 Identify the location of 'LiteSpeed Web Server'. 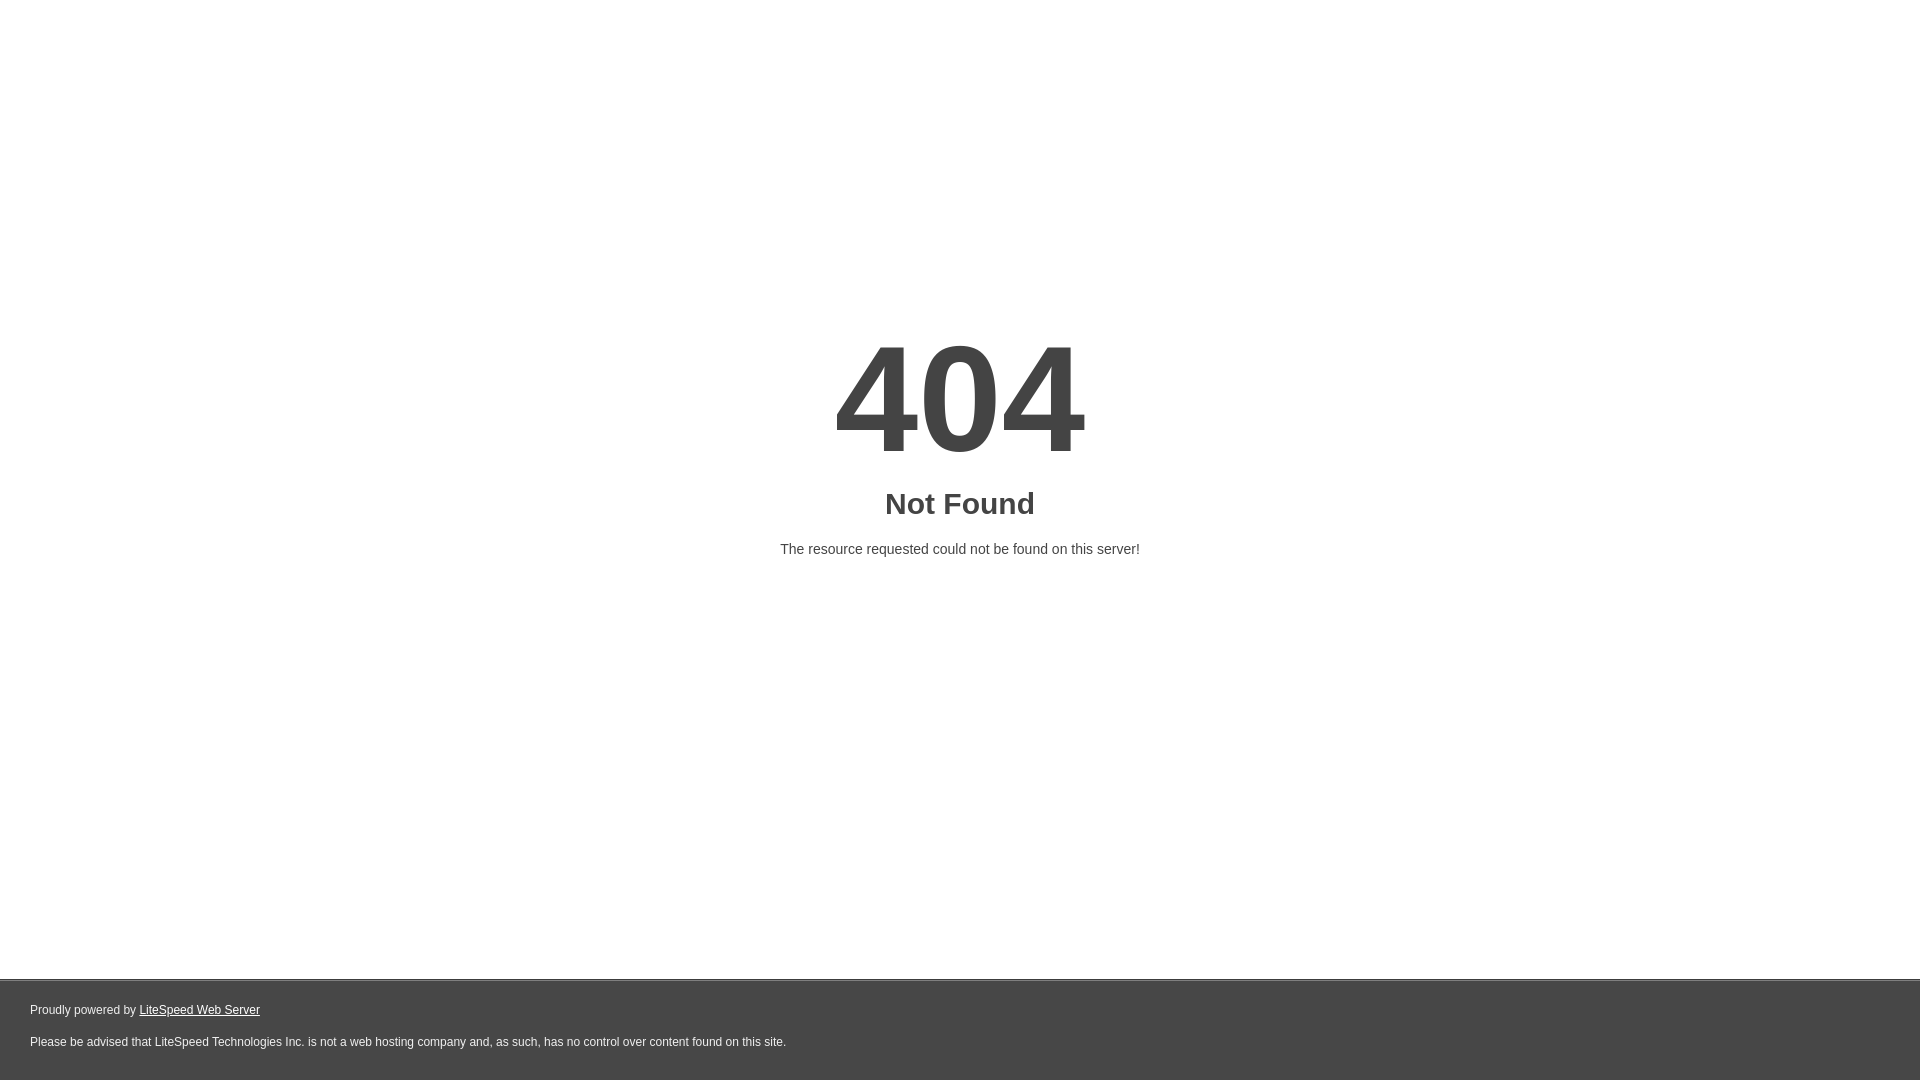
(199, 1010).